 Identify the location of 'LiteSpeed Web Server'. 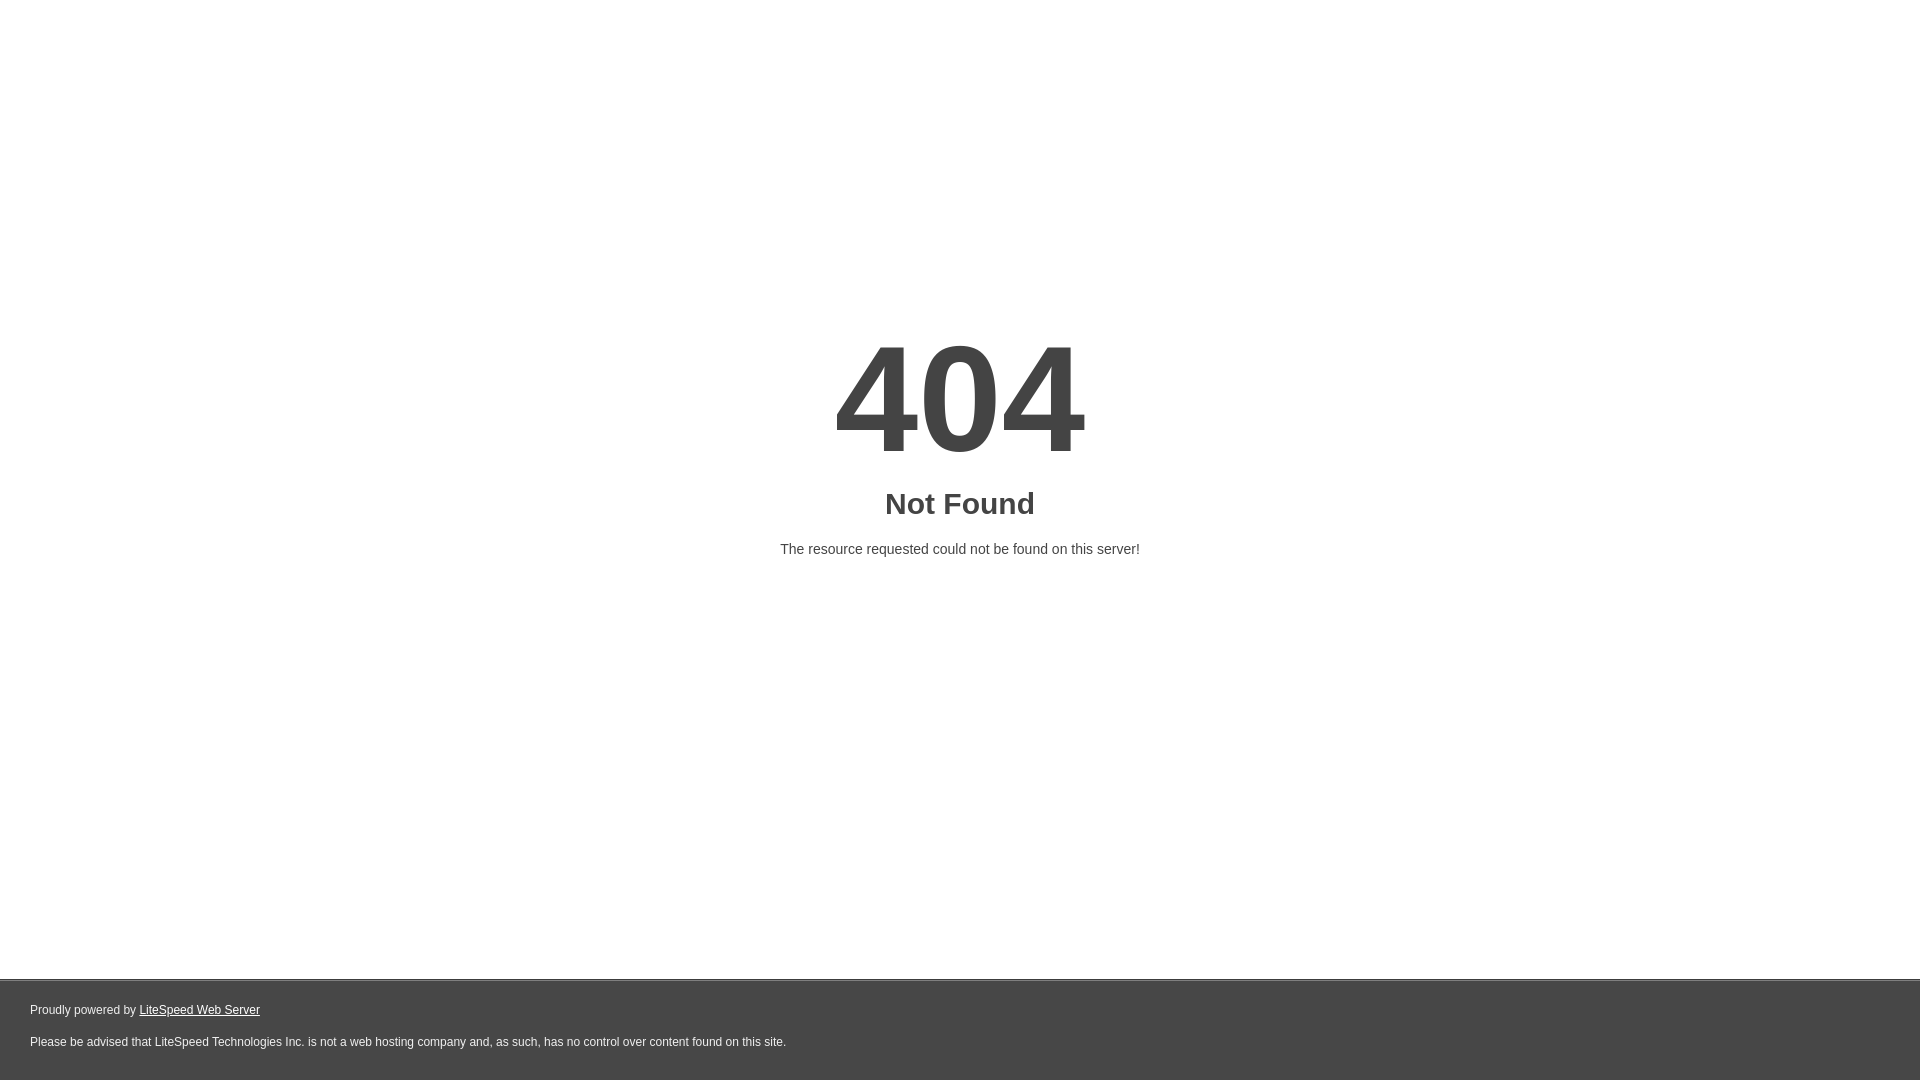
(199, 1010).